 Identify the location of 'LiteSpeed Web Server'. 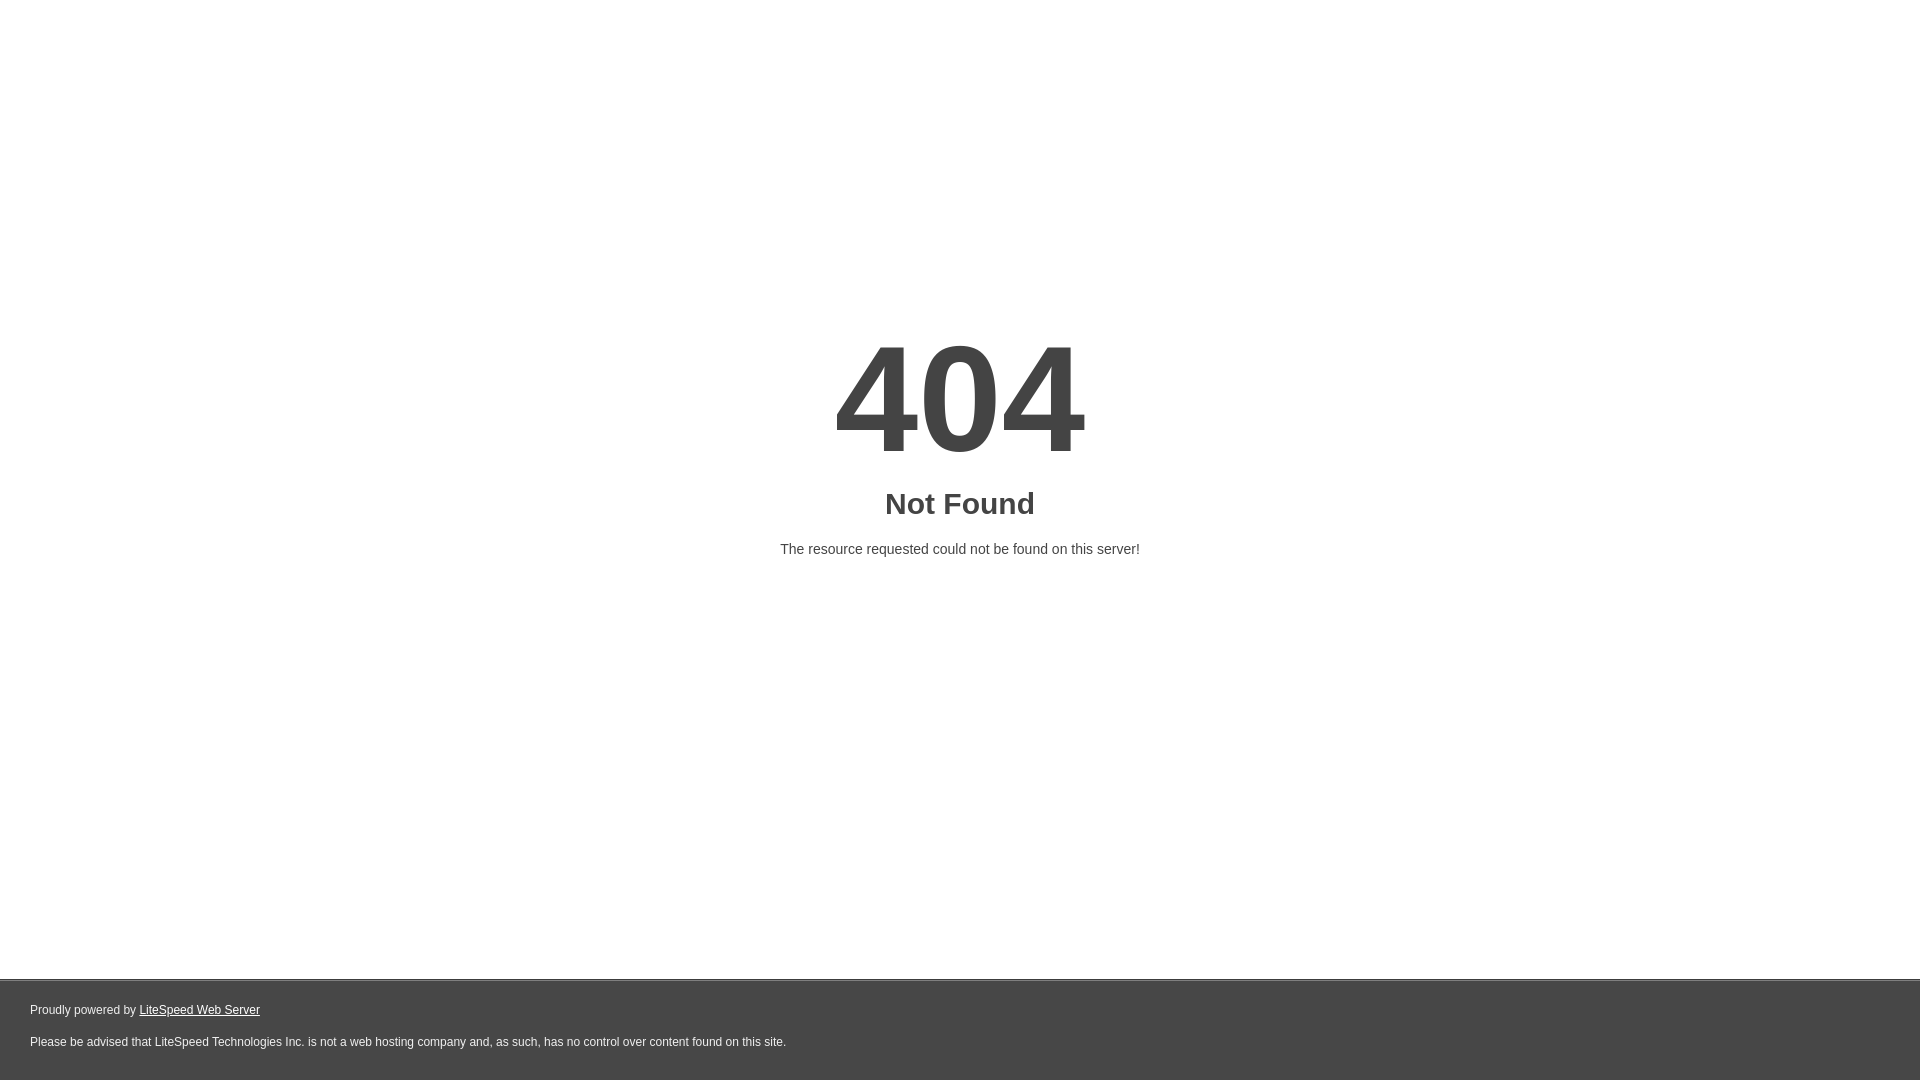
(199, 1010).